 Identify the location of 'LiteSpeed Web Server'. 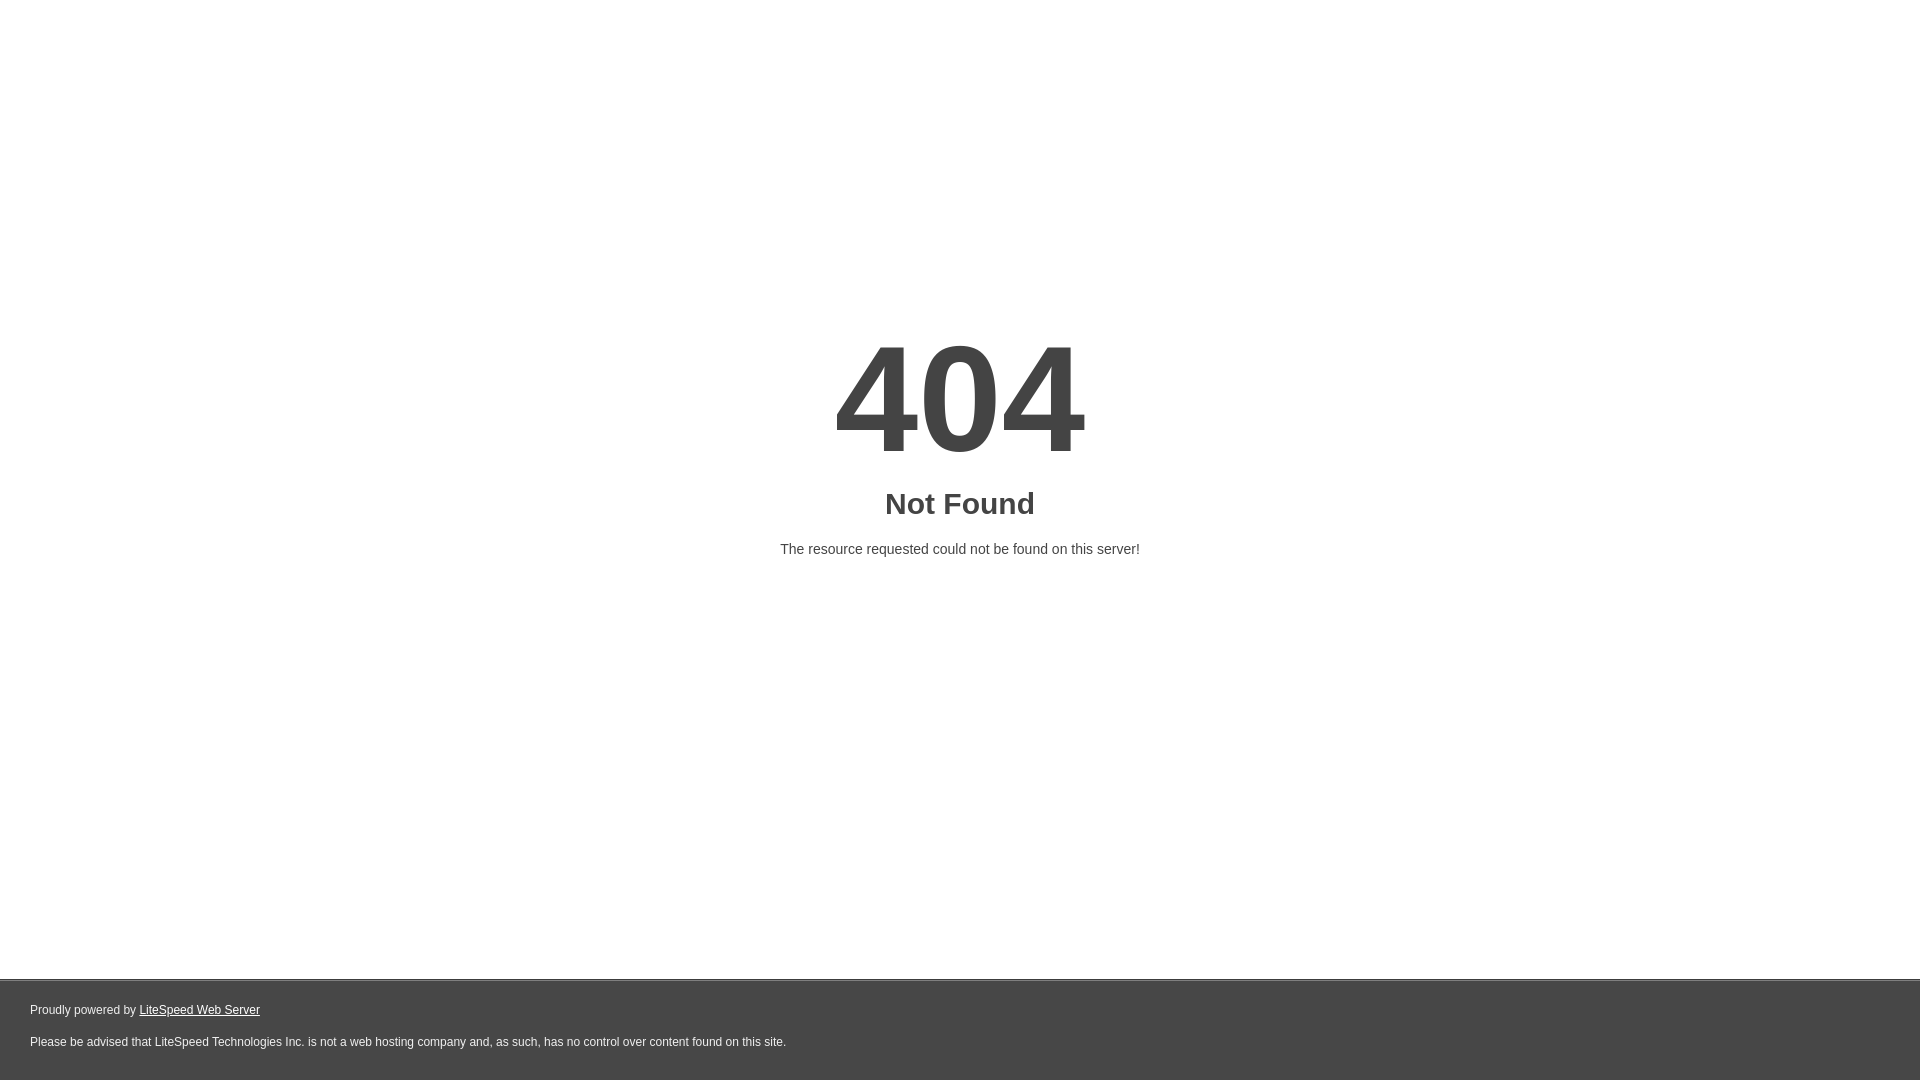
(199, 1010).